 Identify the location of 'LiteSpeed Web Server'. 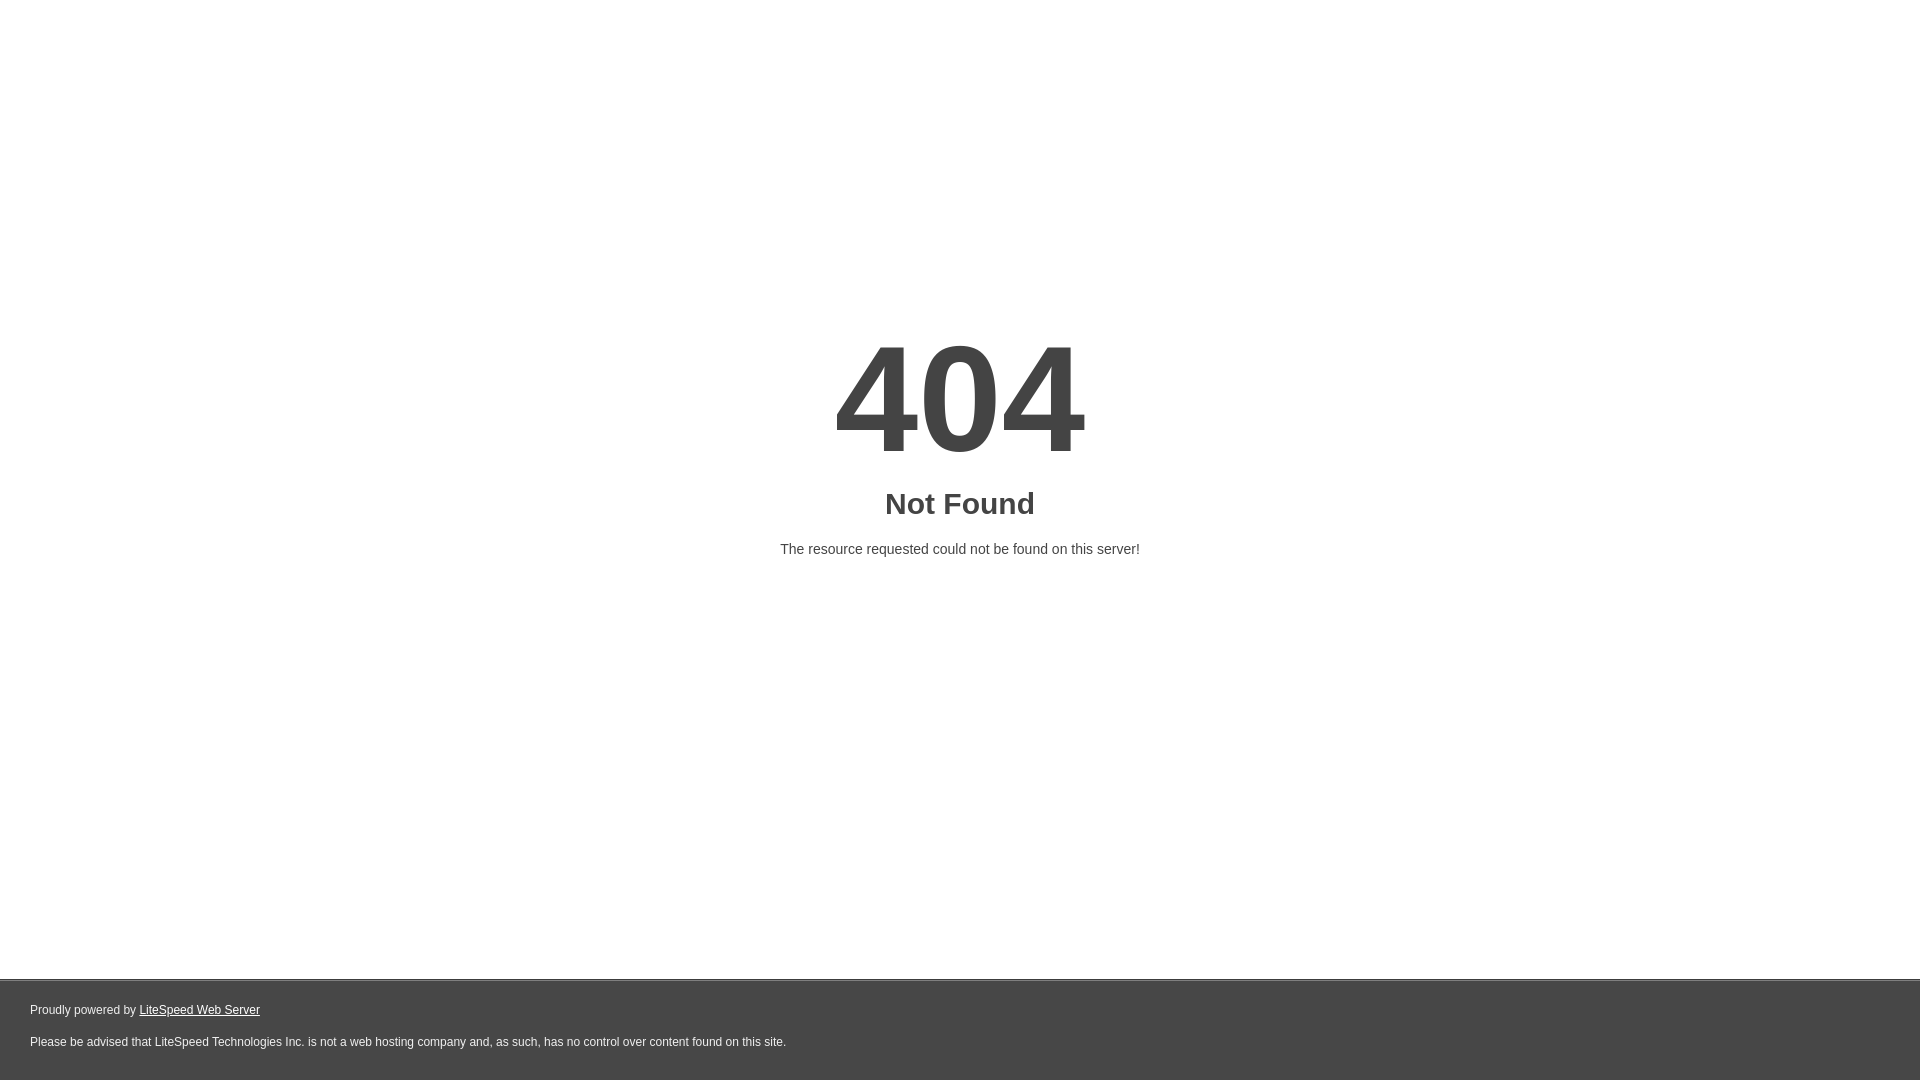
(199, 1010).